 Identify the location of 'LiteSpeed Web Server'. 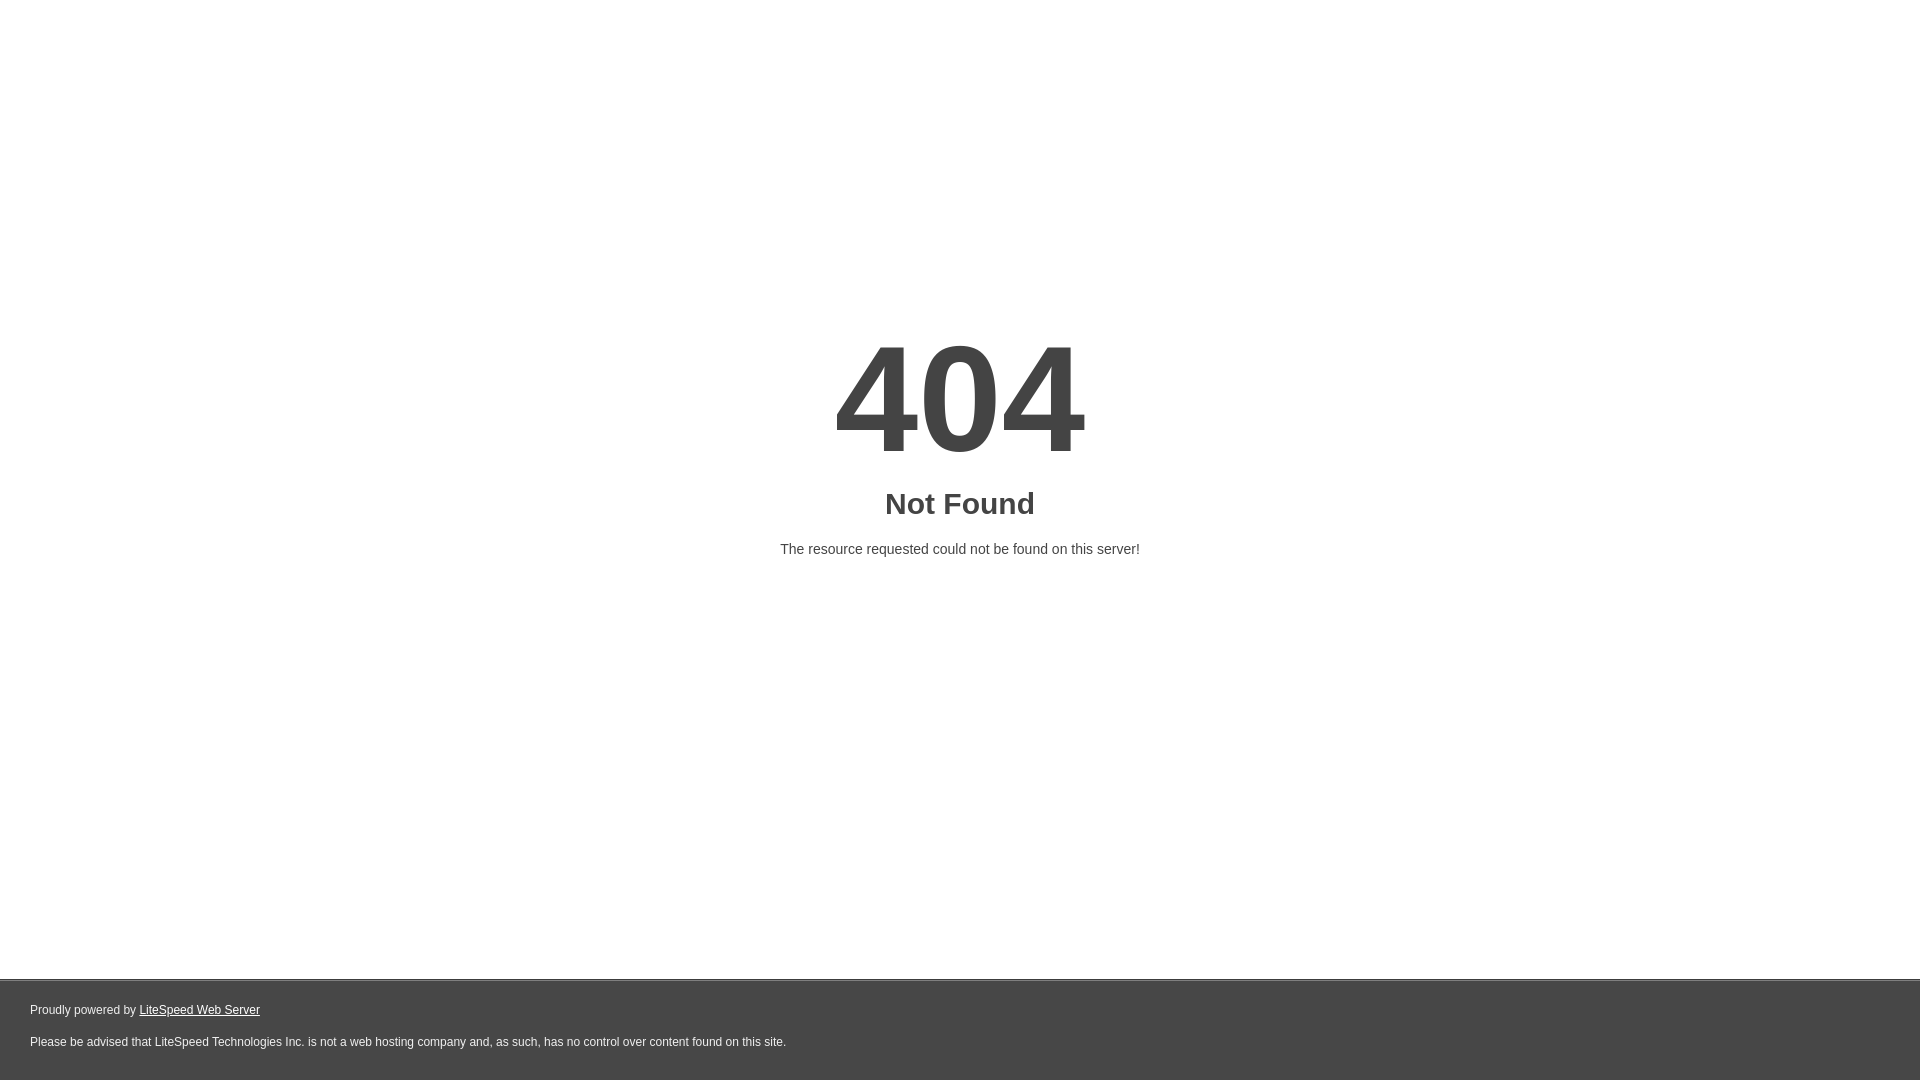
(199, 1010).